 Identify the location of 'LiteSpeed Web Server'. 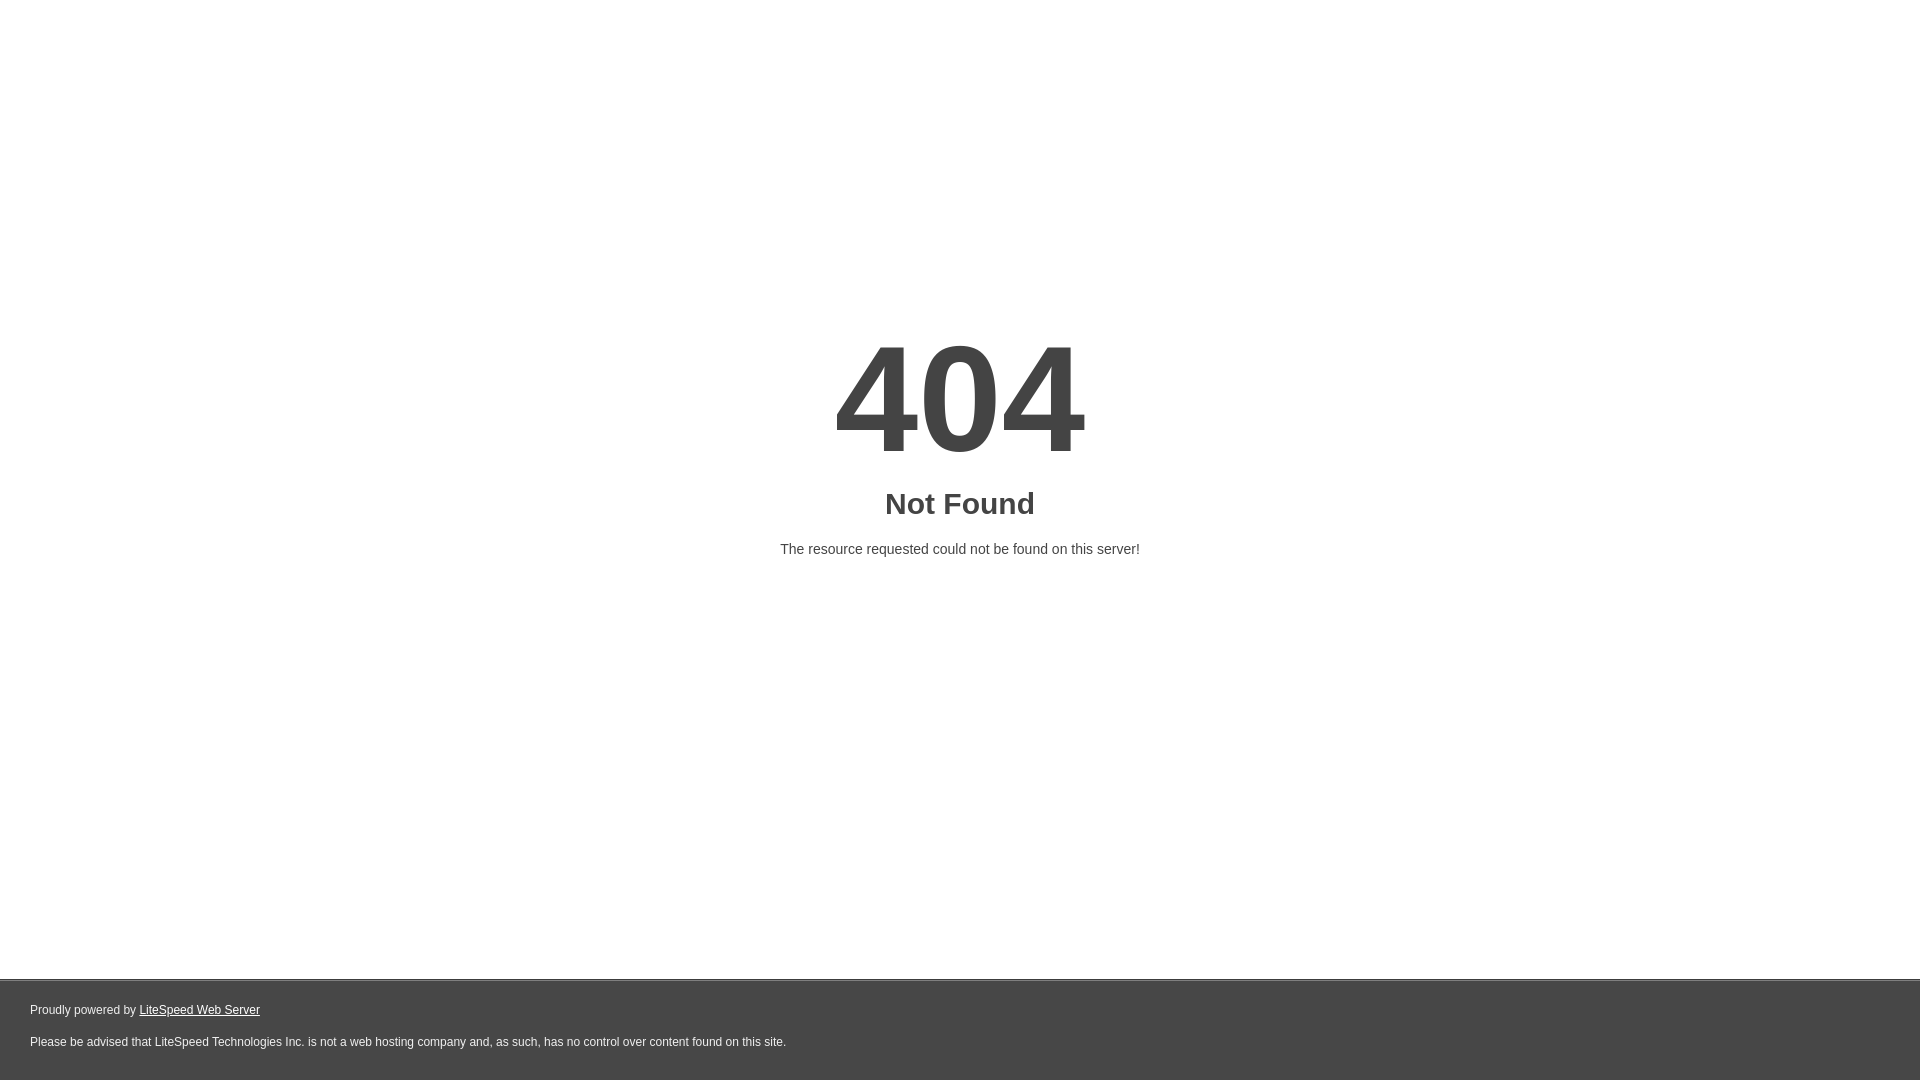
(199, 1010).